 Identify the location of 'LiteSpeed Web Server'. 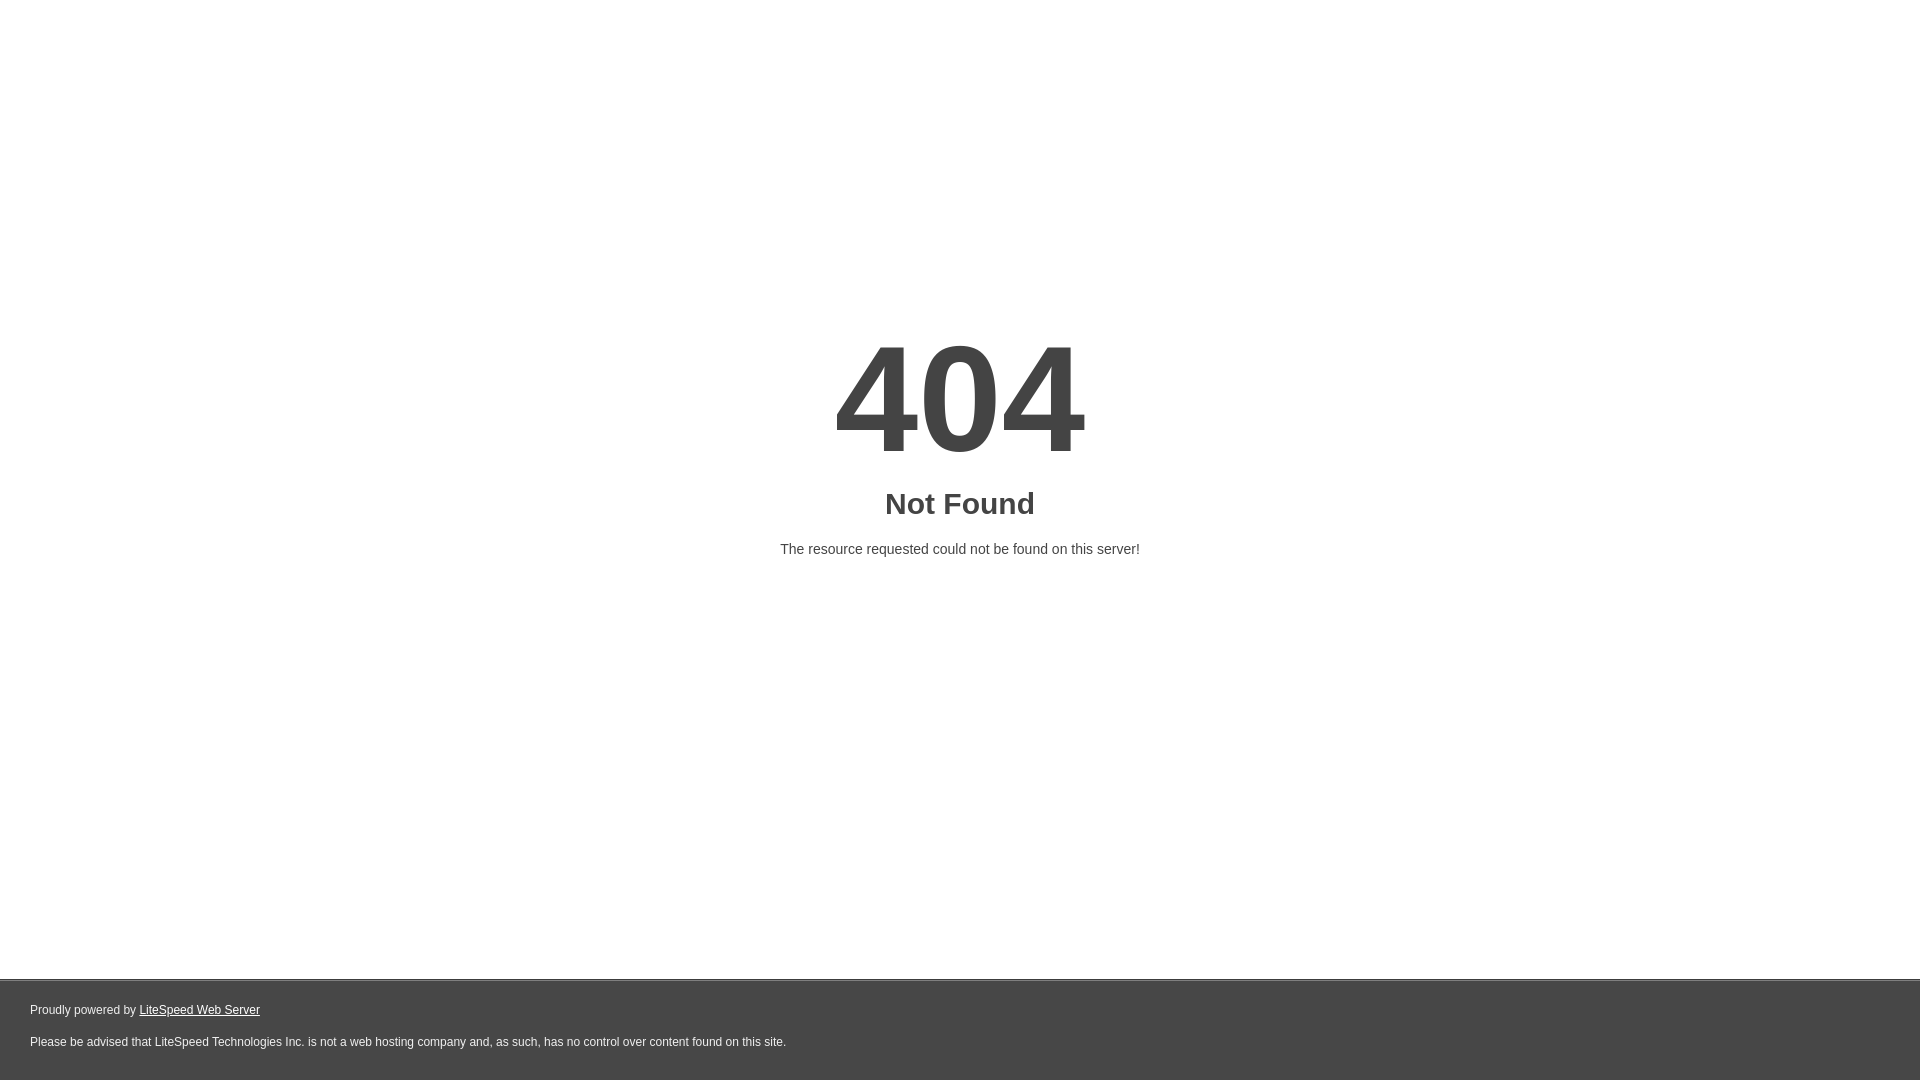
(199, 1010).